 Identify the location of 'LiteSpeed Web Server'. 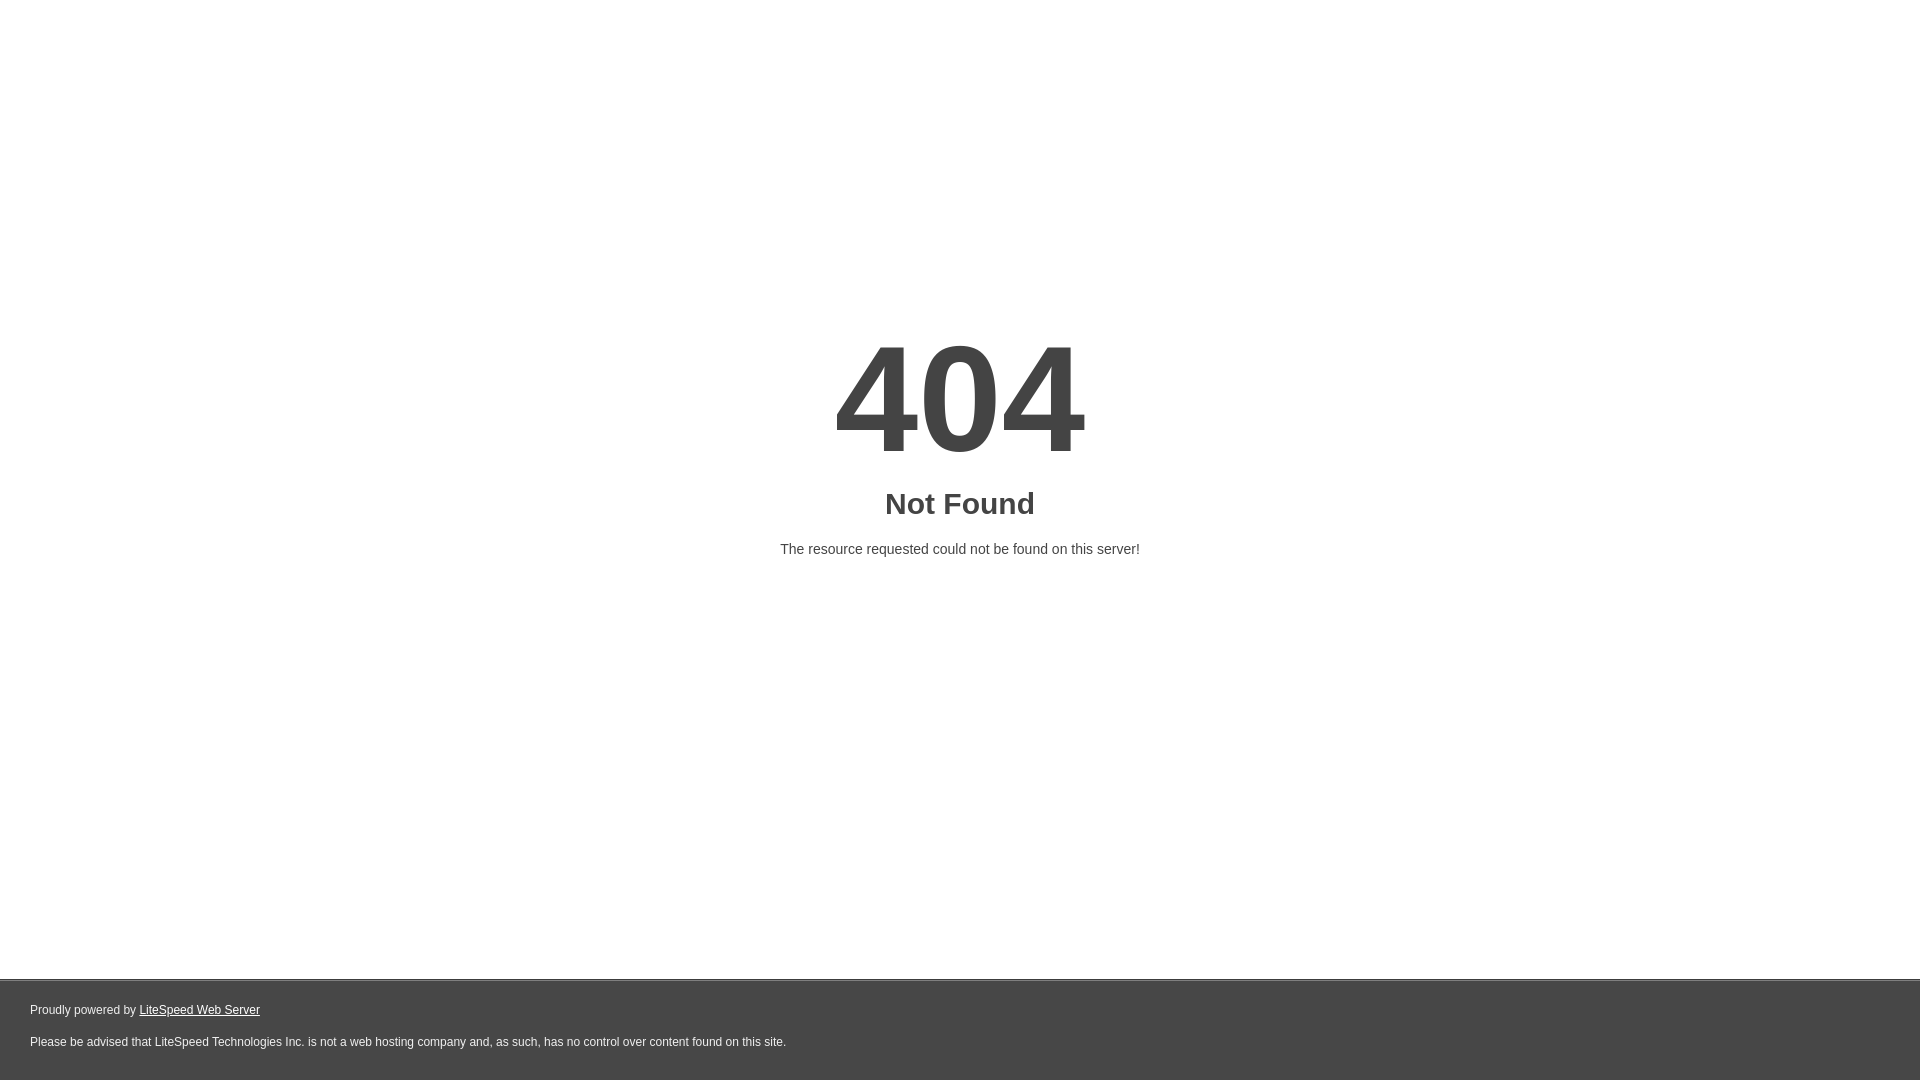
(199, 1010).